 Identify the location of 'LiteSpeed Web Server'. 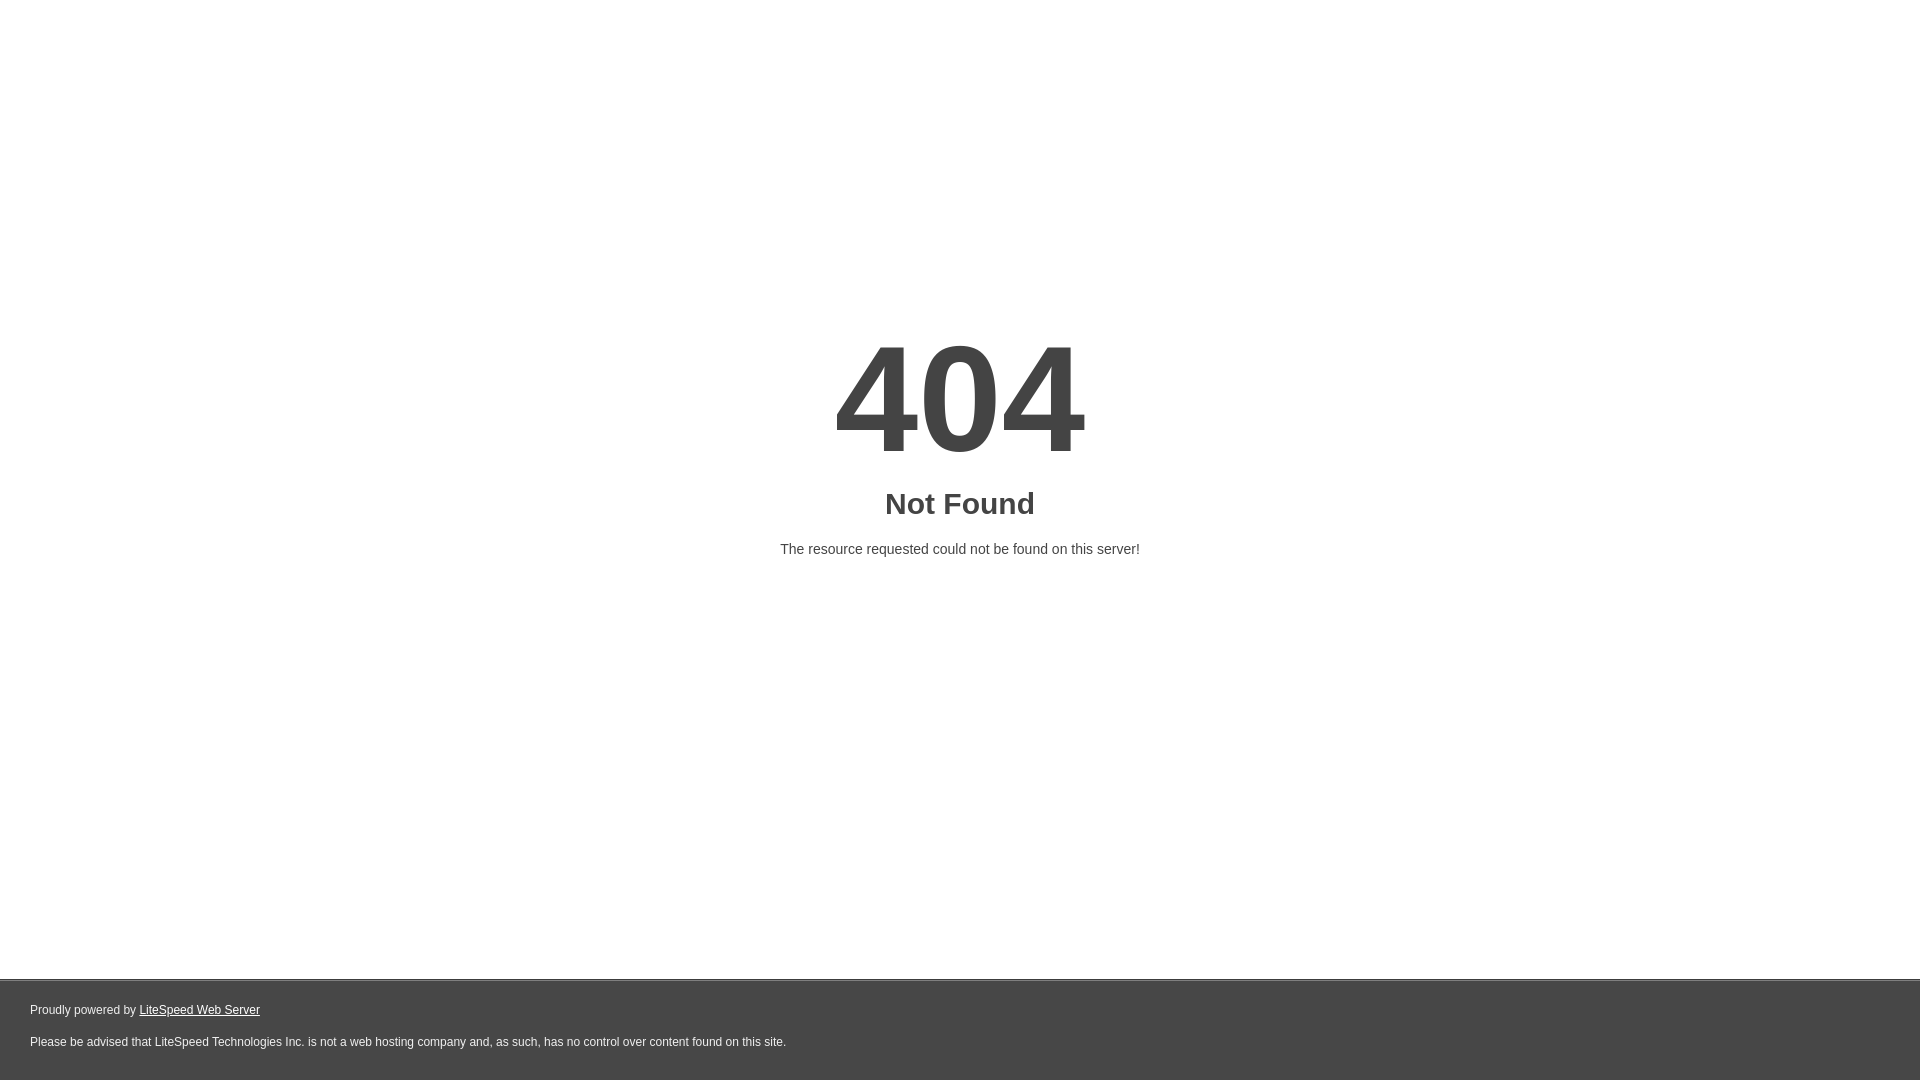
(199, 1010).